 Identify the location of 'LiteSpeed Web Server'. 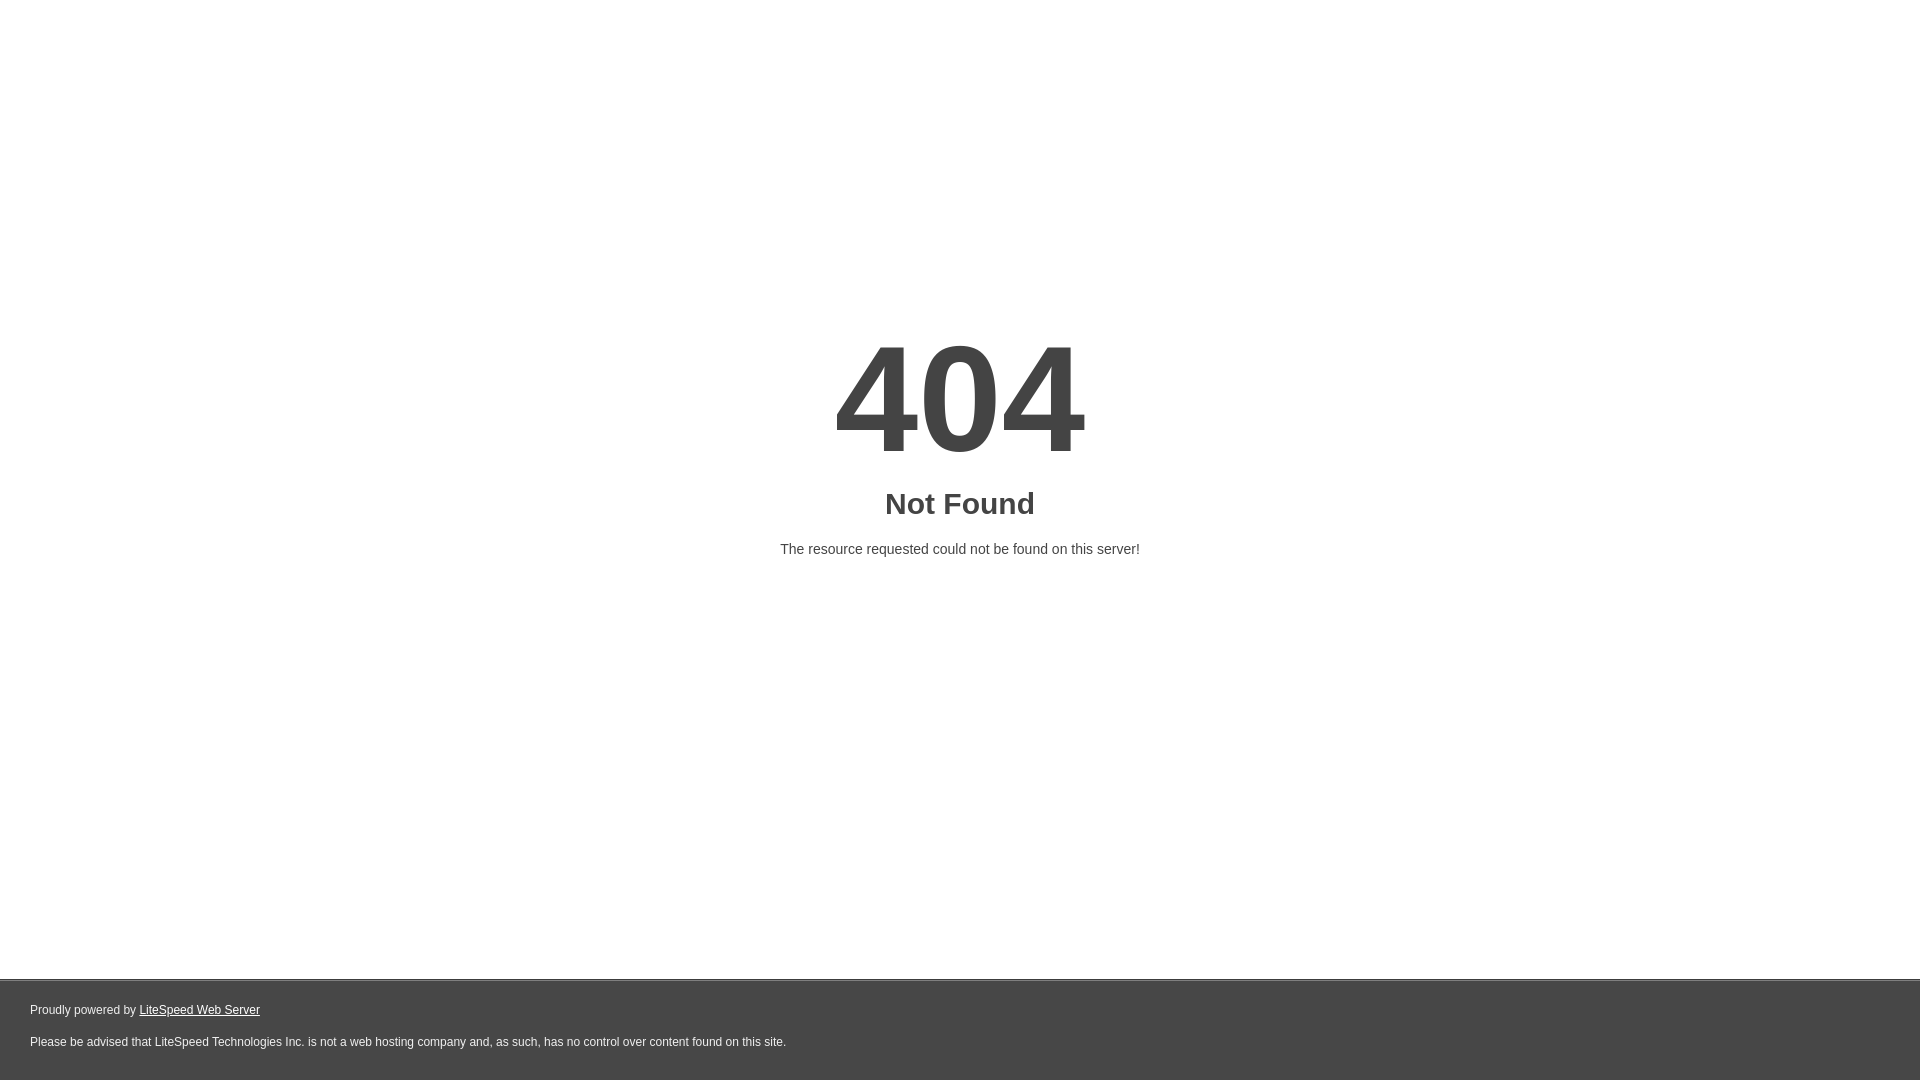
(199, 1010).